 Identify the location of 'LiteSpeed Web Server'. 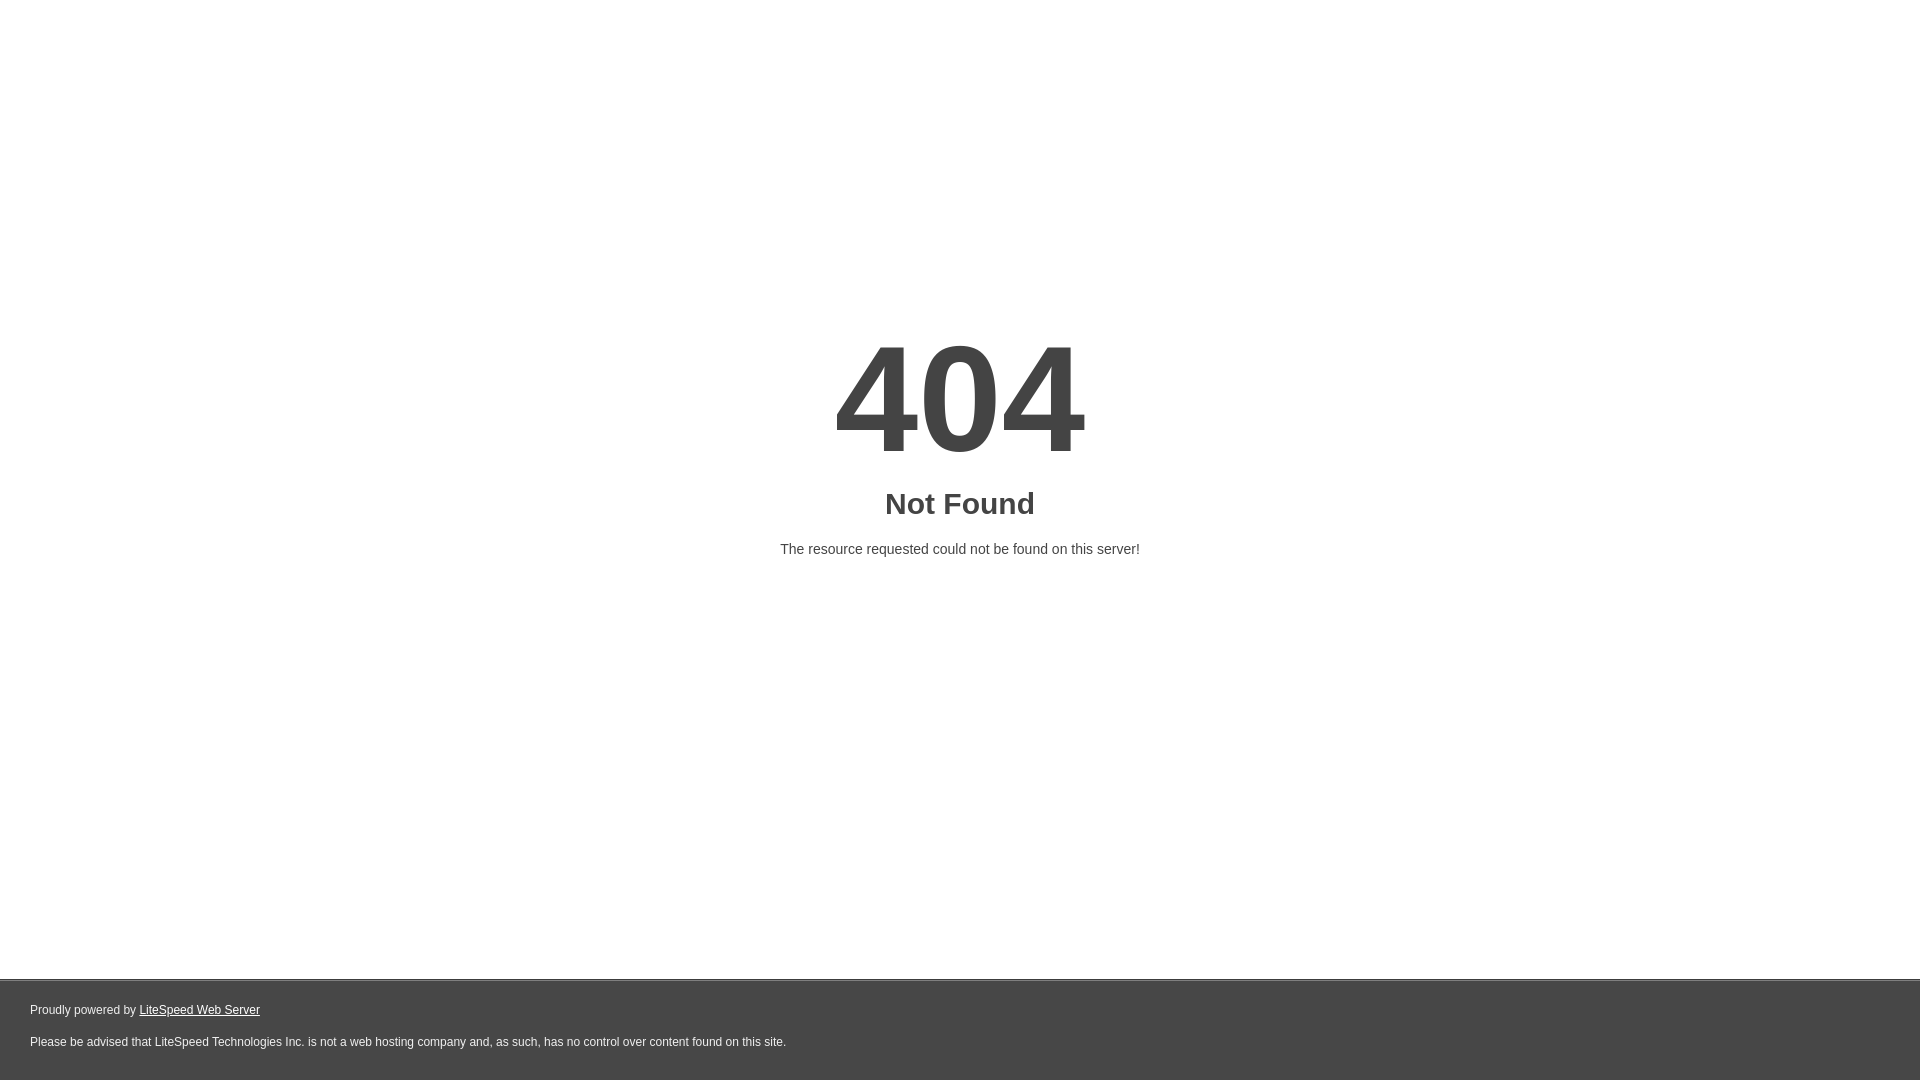
(199, 1010).